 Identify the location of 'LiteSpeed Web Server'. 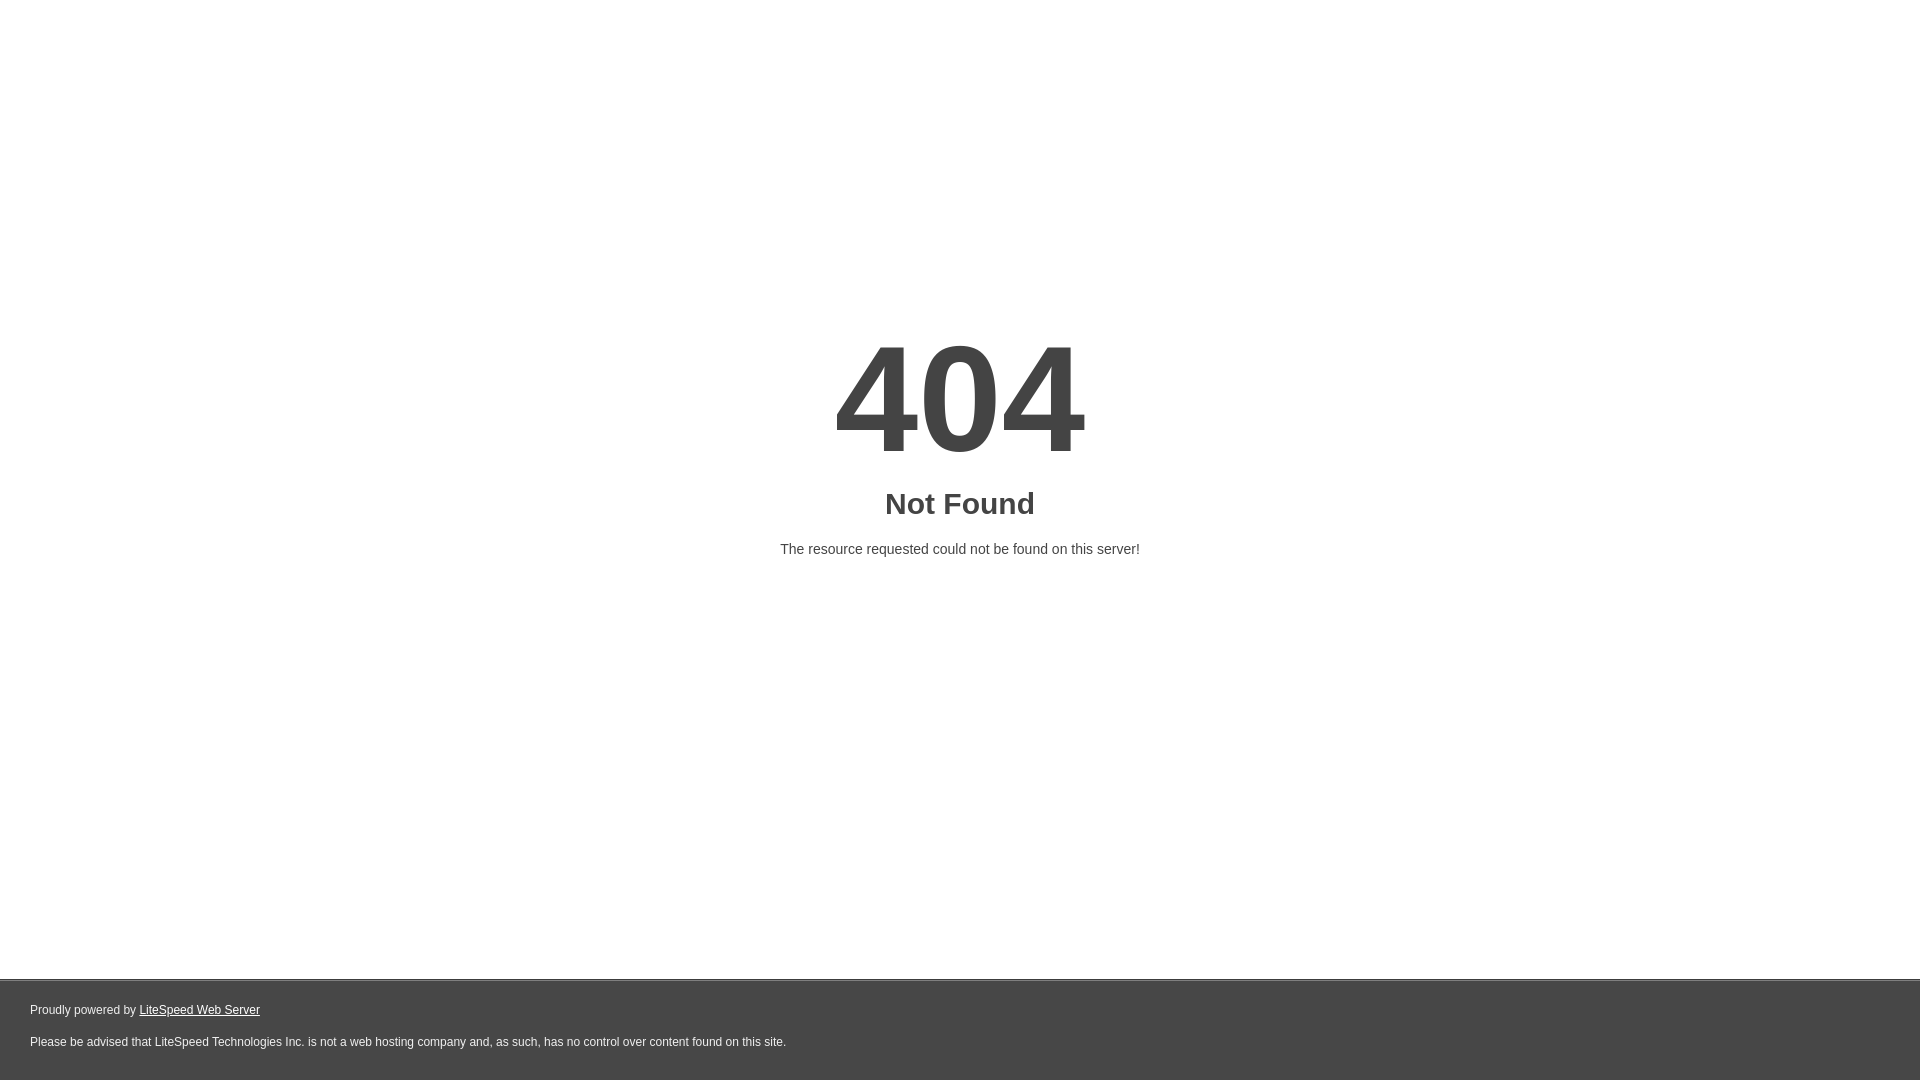
(199, 1010).